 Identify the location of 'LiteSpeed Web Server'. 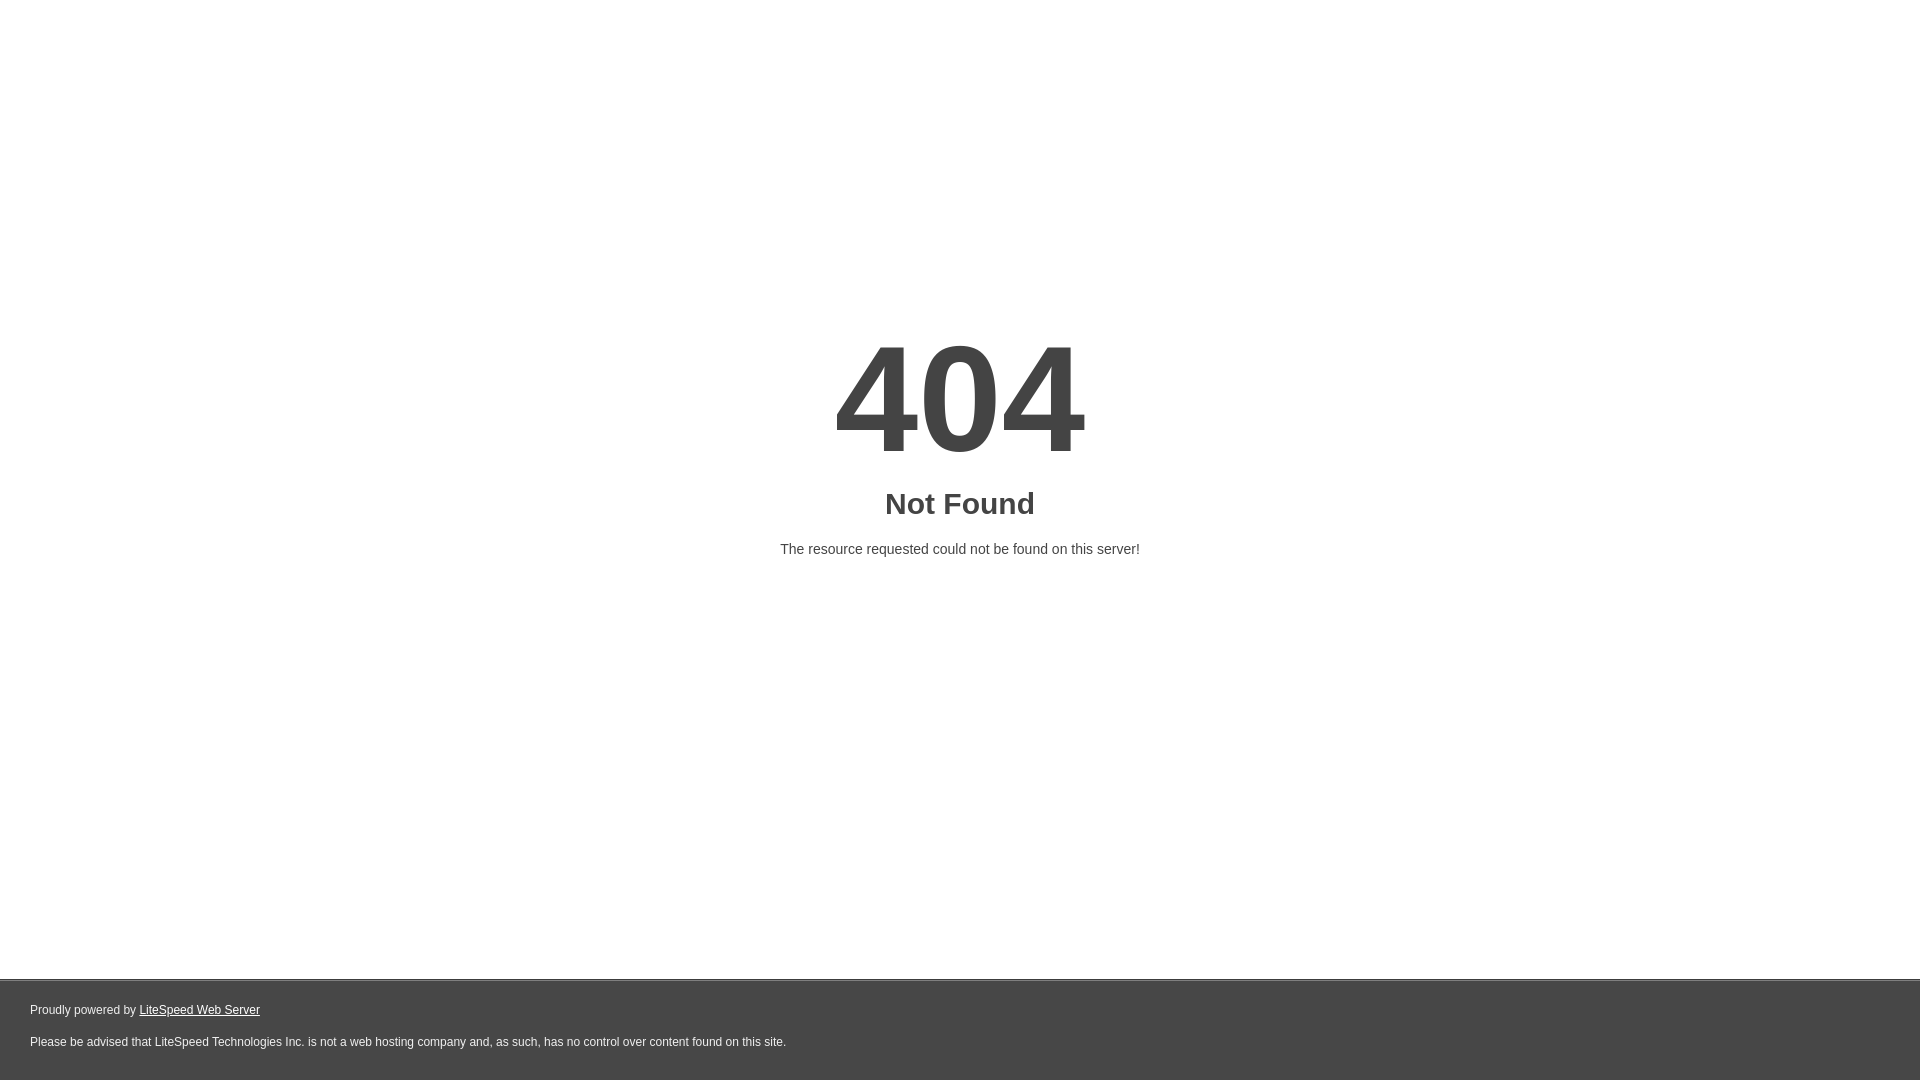
(199, 1010).